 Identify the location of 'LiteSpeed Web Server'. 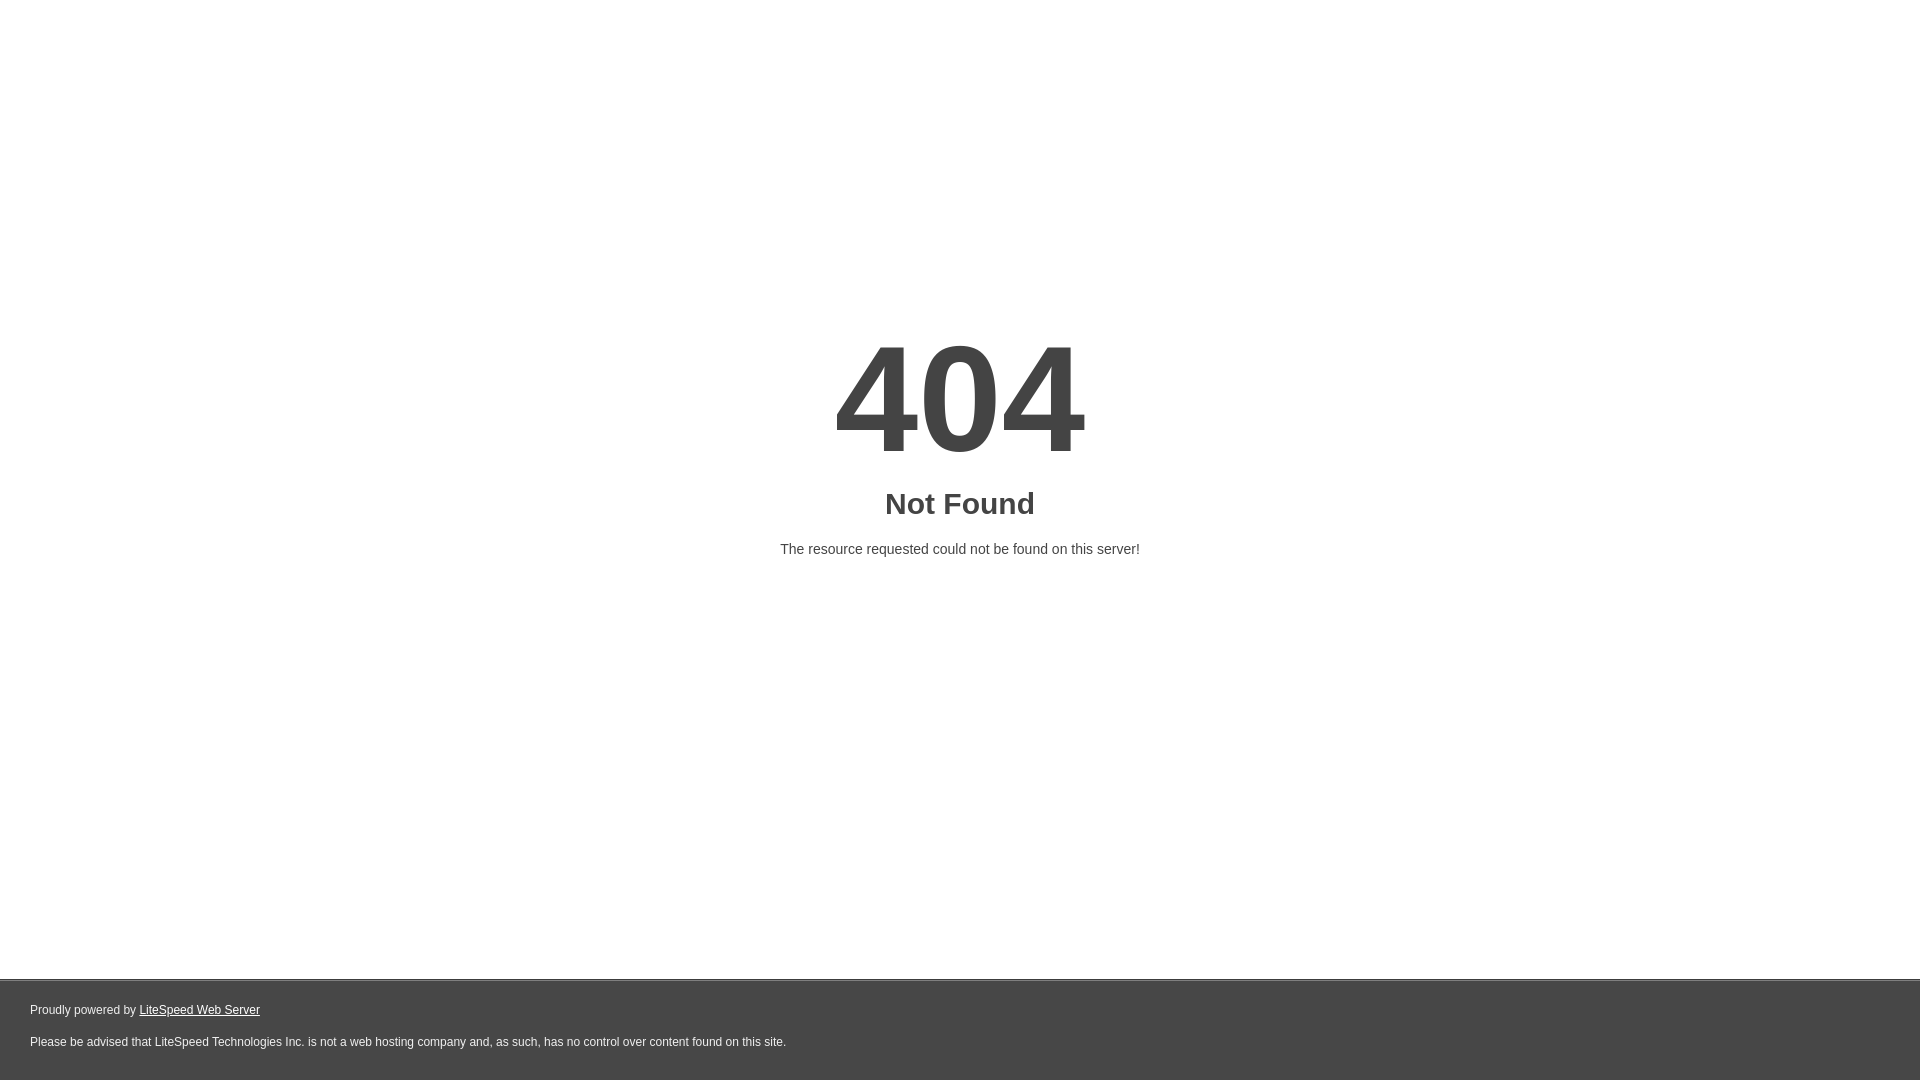
(199, 1010).